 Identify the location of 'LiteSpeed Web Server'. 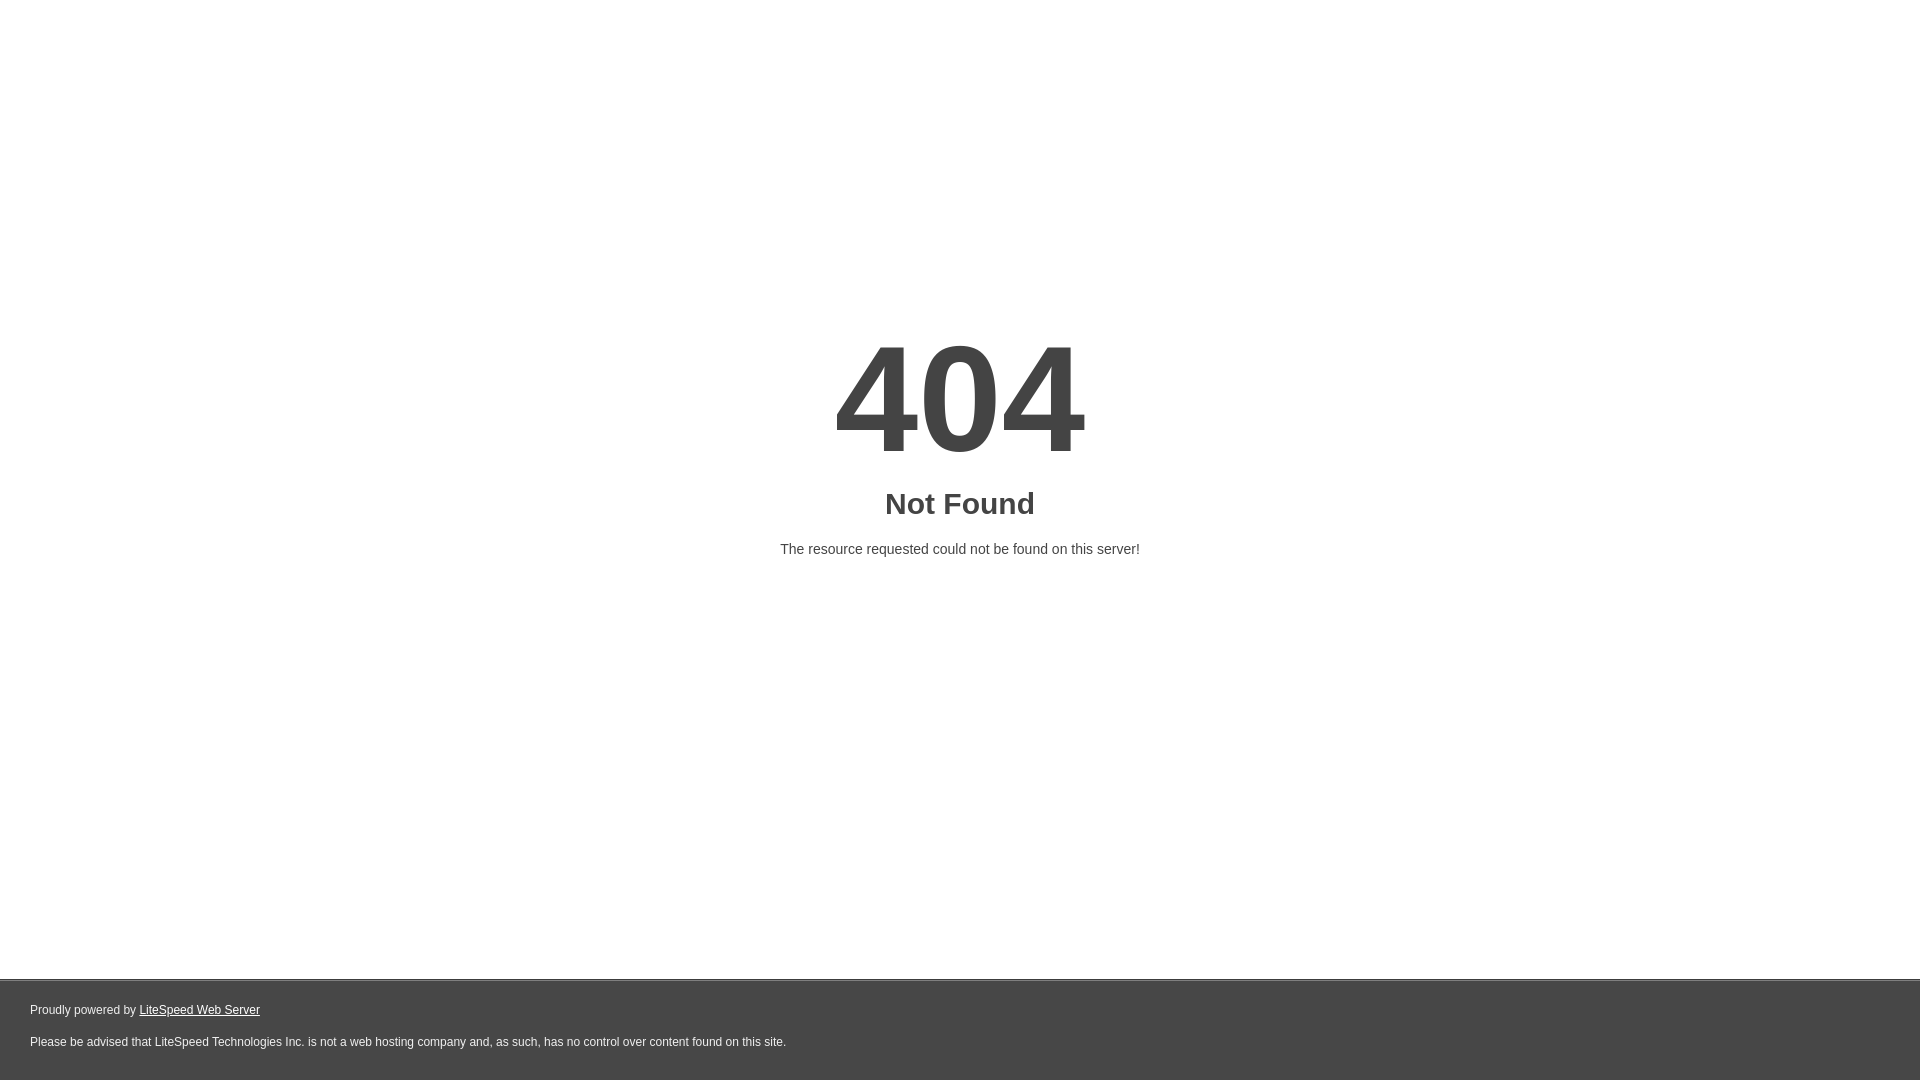
(199, 1010).